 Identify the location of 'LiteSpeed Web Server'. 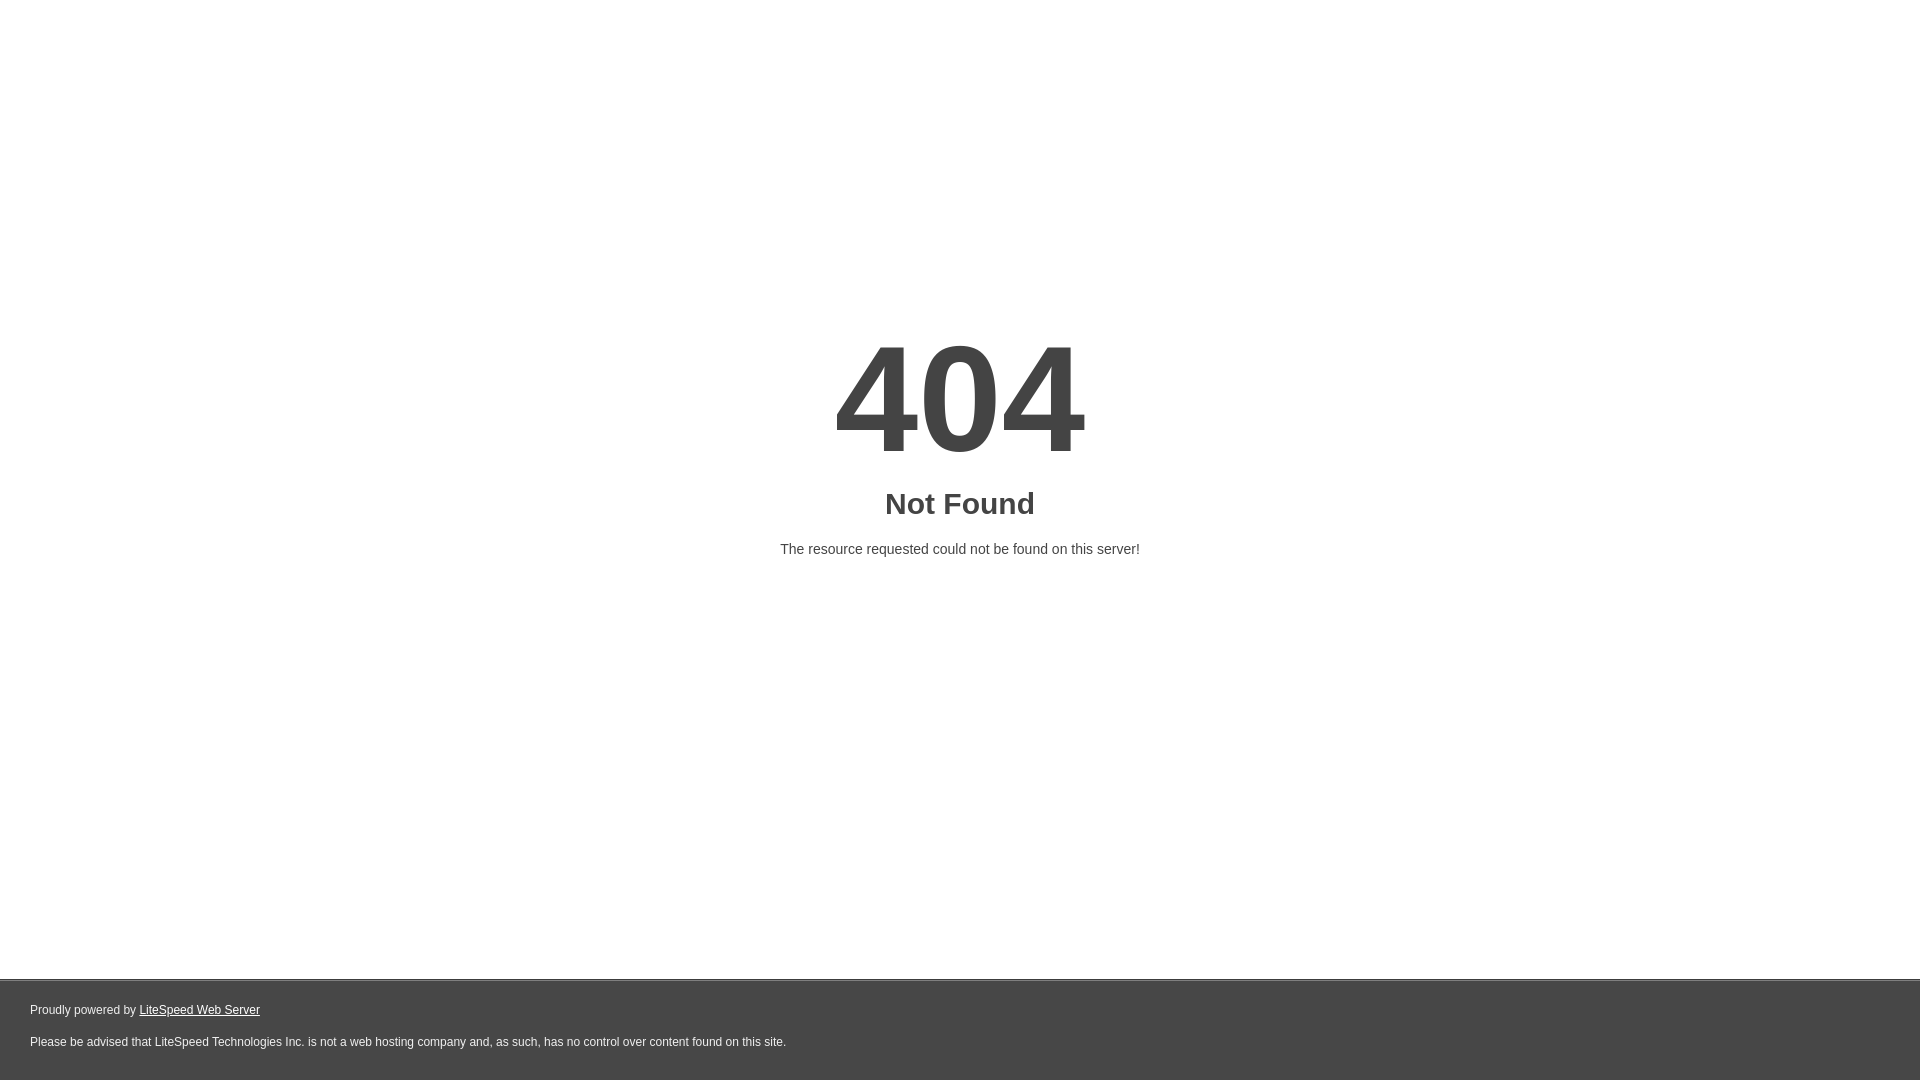
(199, 1010).